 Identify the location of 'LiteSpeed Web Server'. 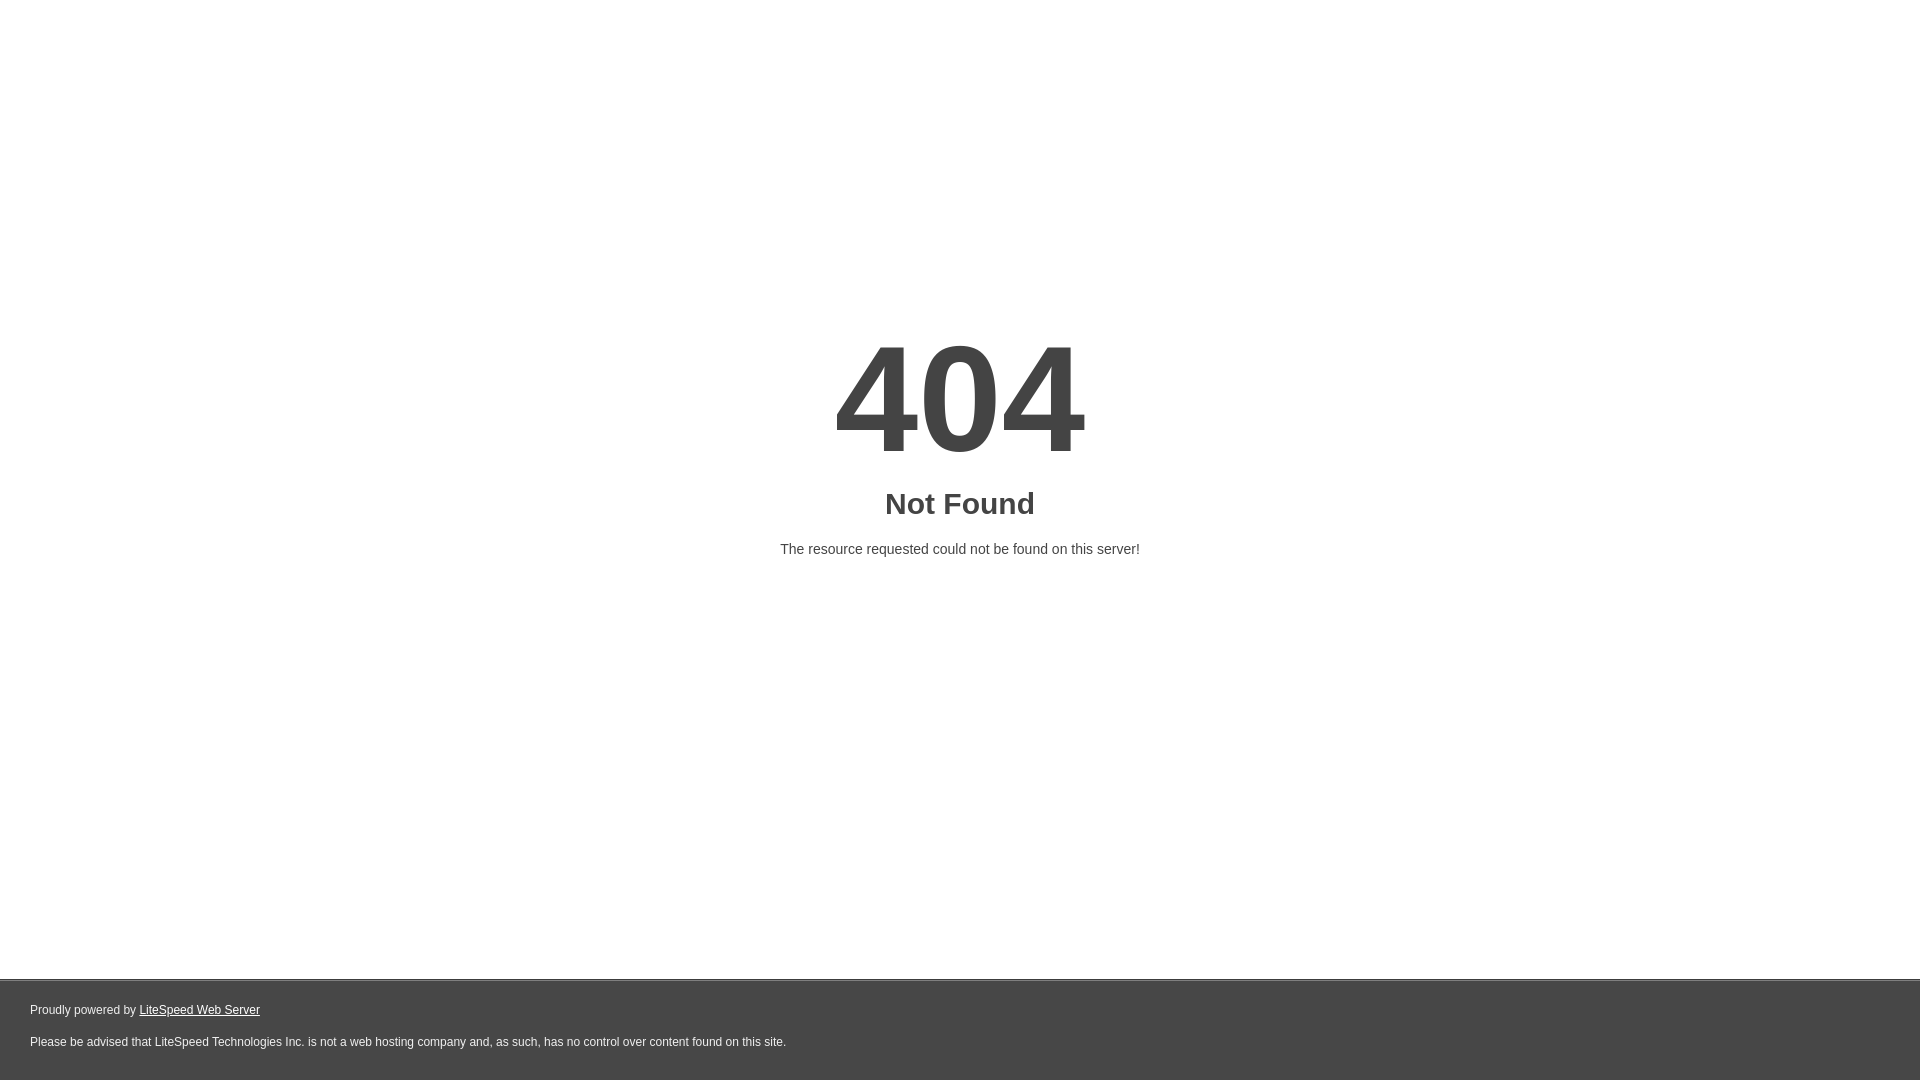
(199, 1010).